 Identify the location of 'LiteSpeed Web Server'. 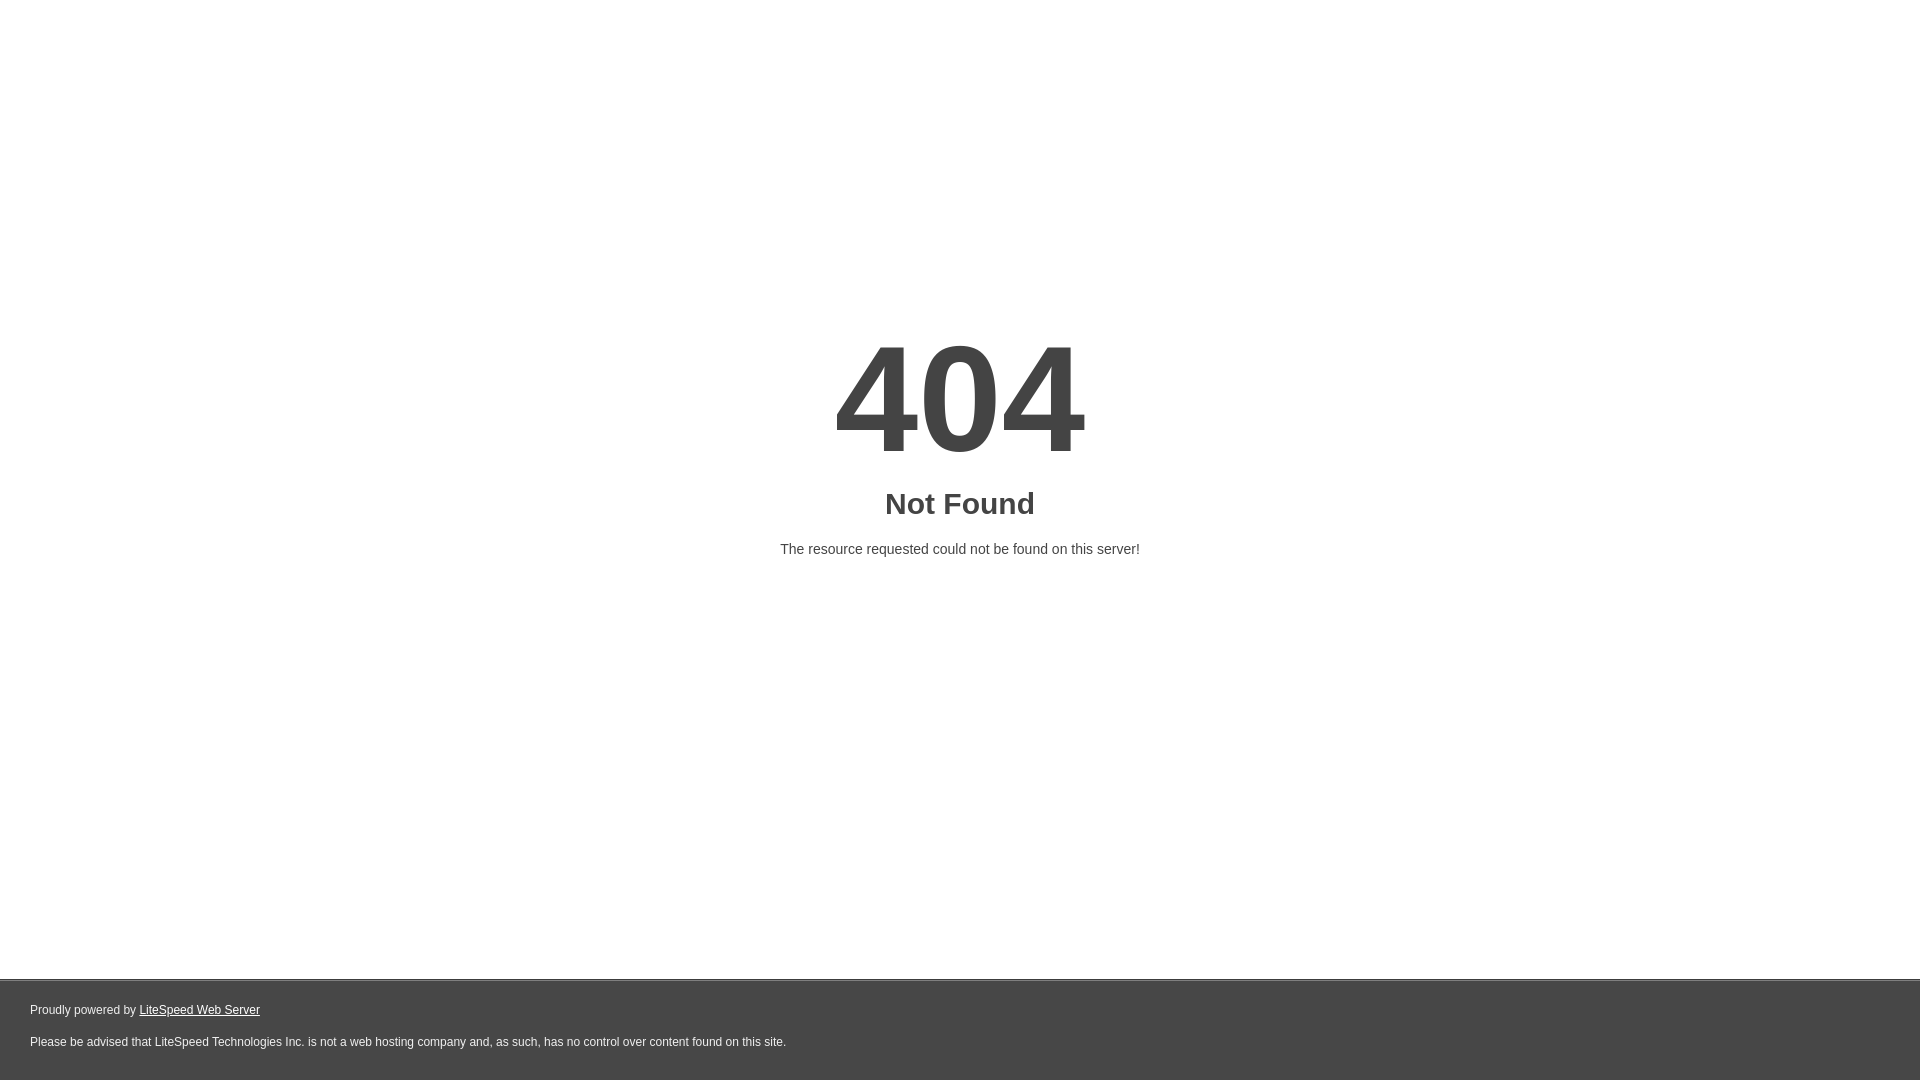
(199, 1010).